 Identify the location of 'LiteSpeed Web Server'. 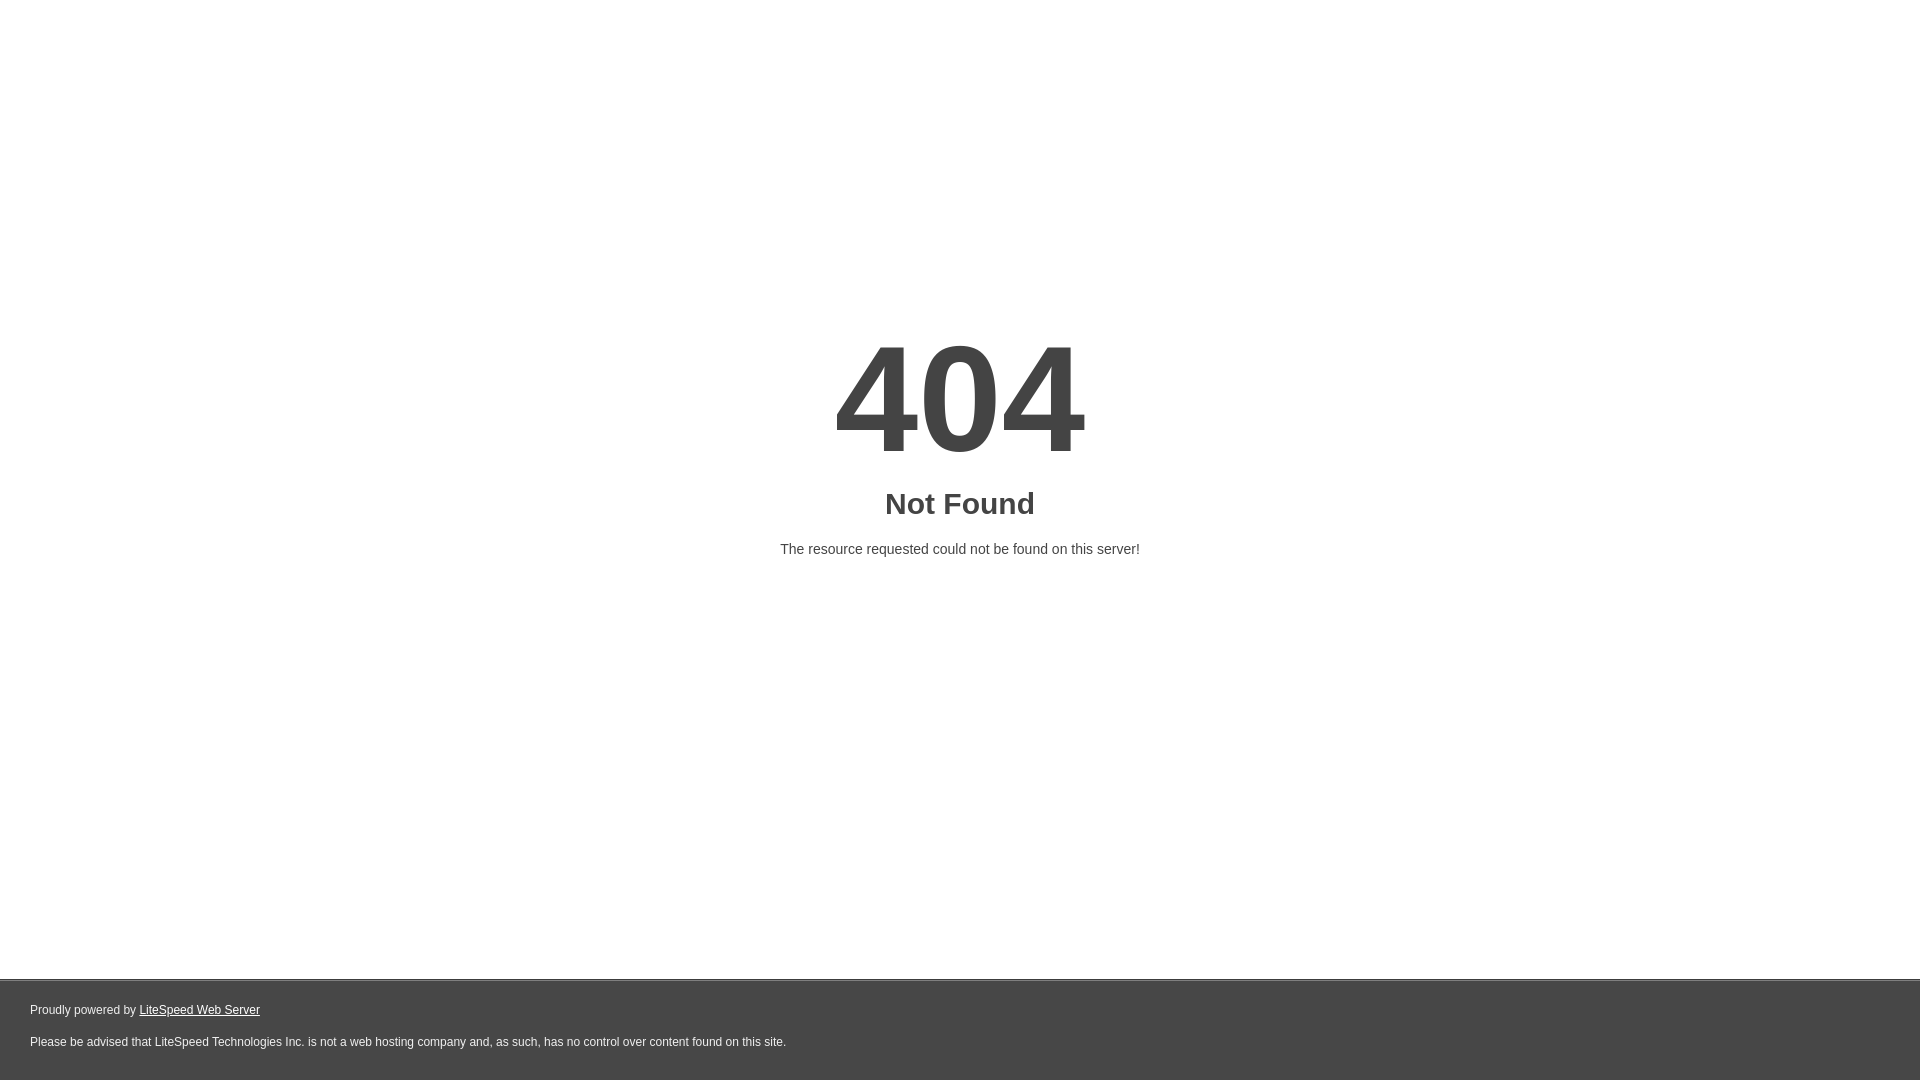
(199, 1010).